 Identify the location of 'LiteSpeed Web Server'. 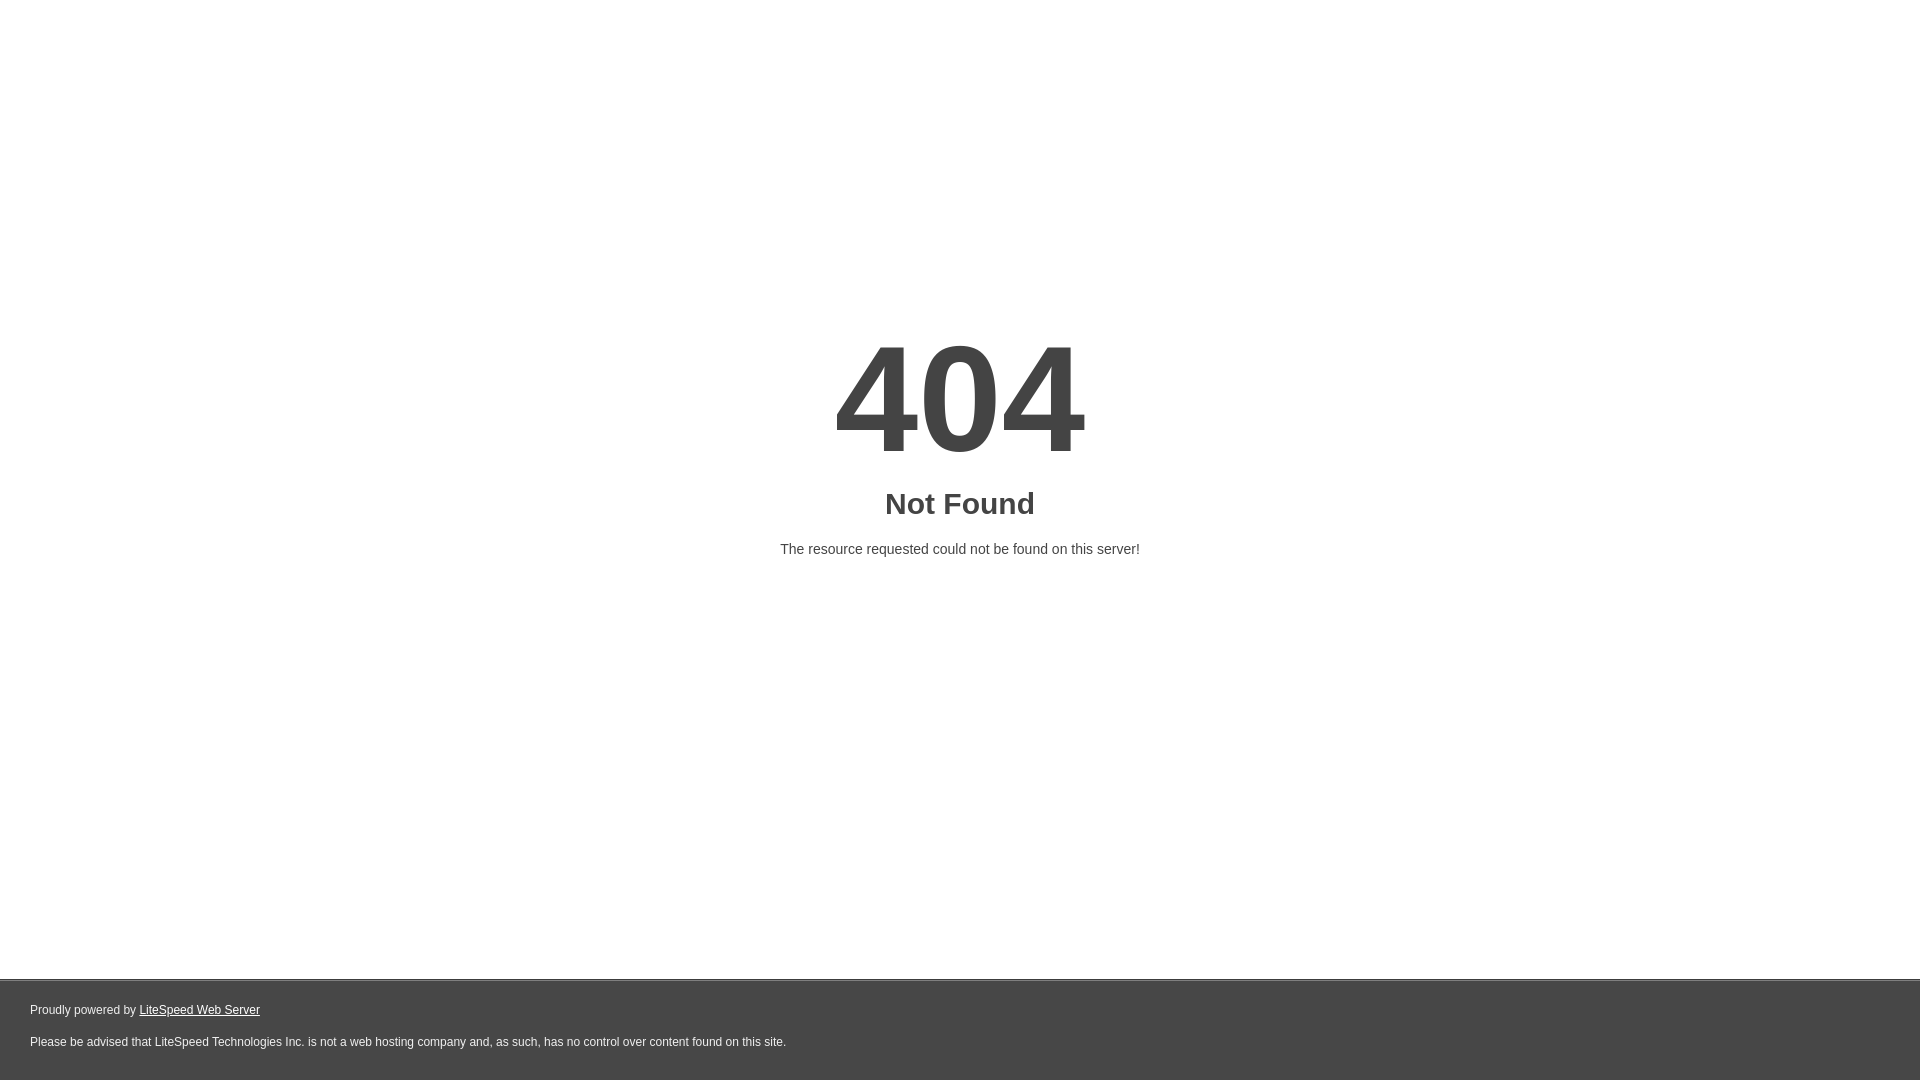
(199, 1010).